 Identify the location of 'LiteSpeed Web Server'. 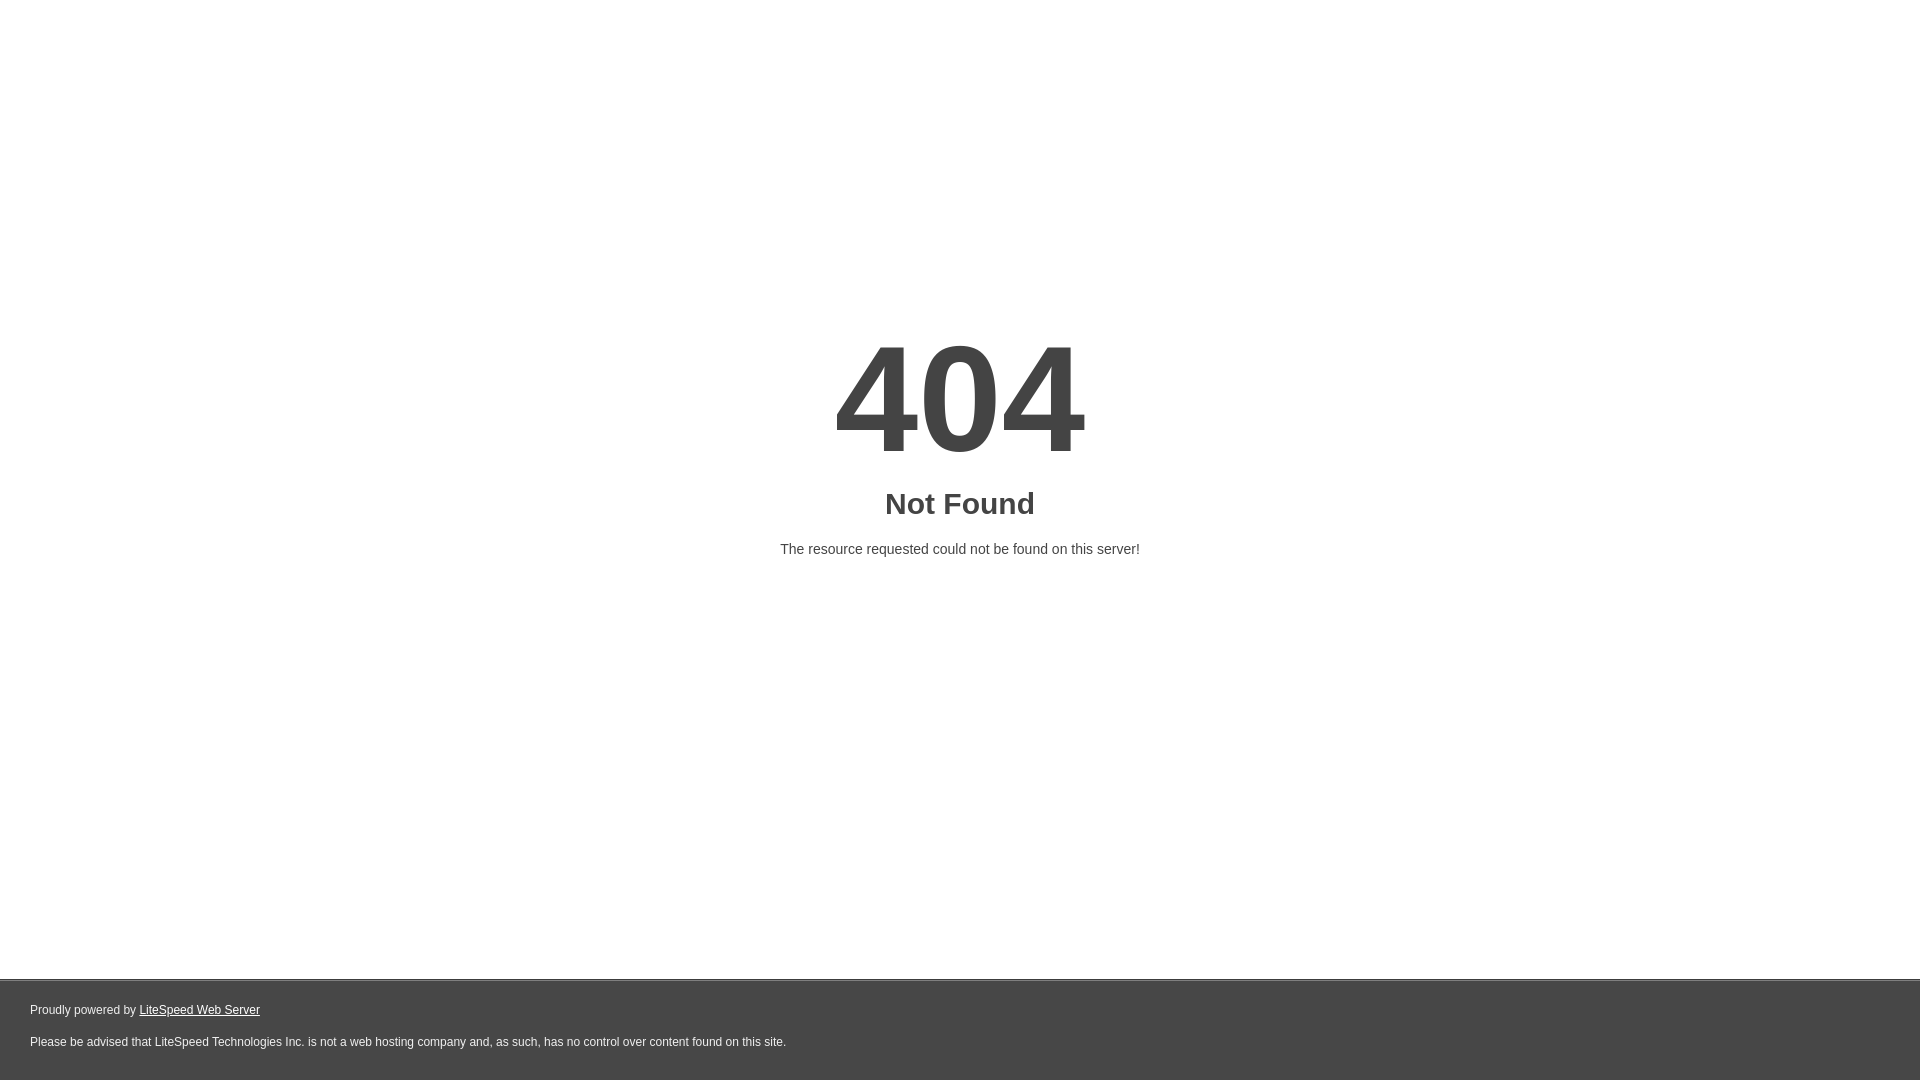
(199, 1010).